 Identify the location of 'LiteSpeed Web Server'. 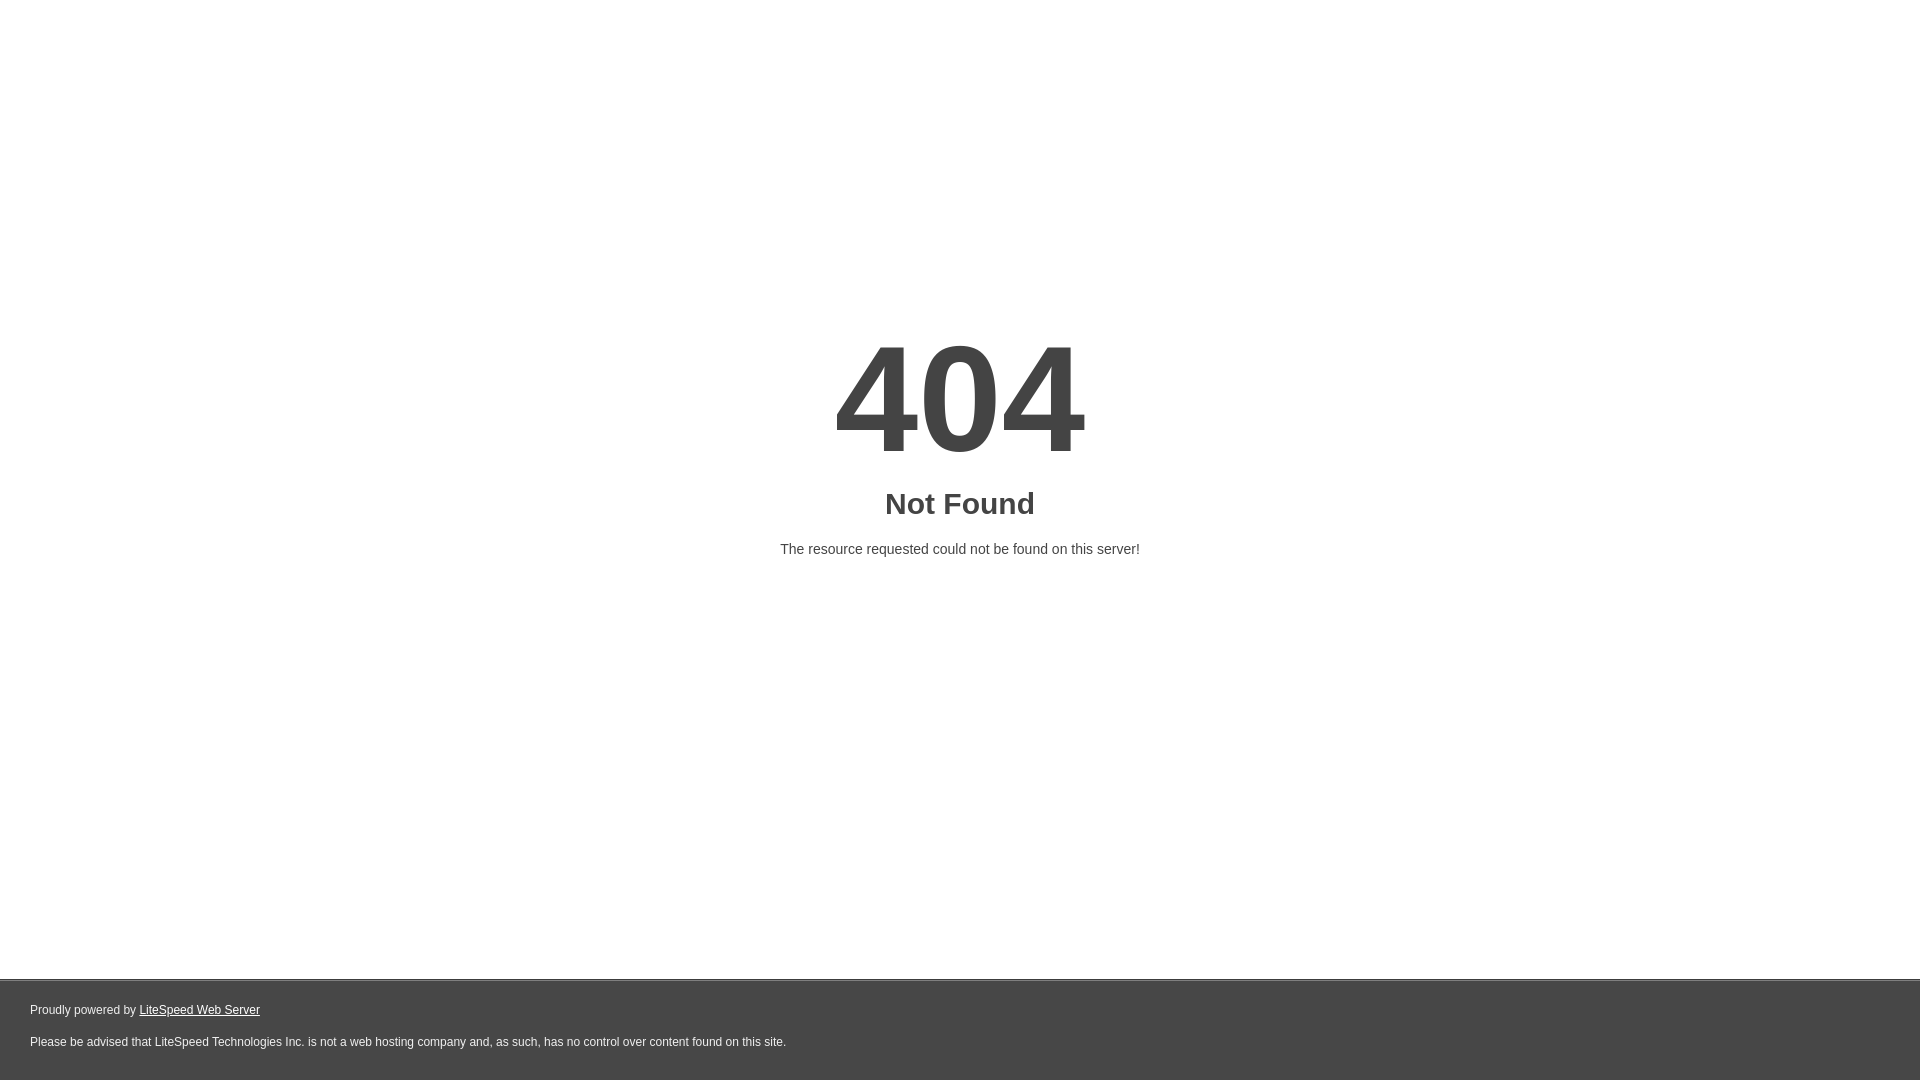
(199, 1010).